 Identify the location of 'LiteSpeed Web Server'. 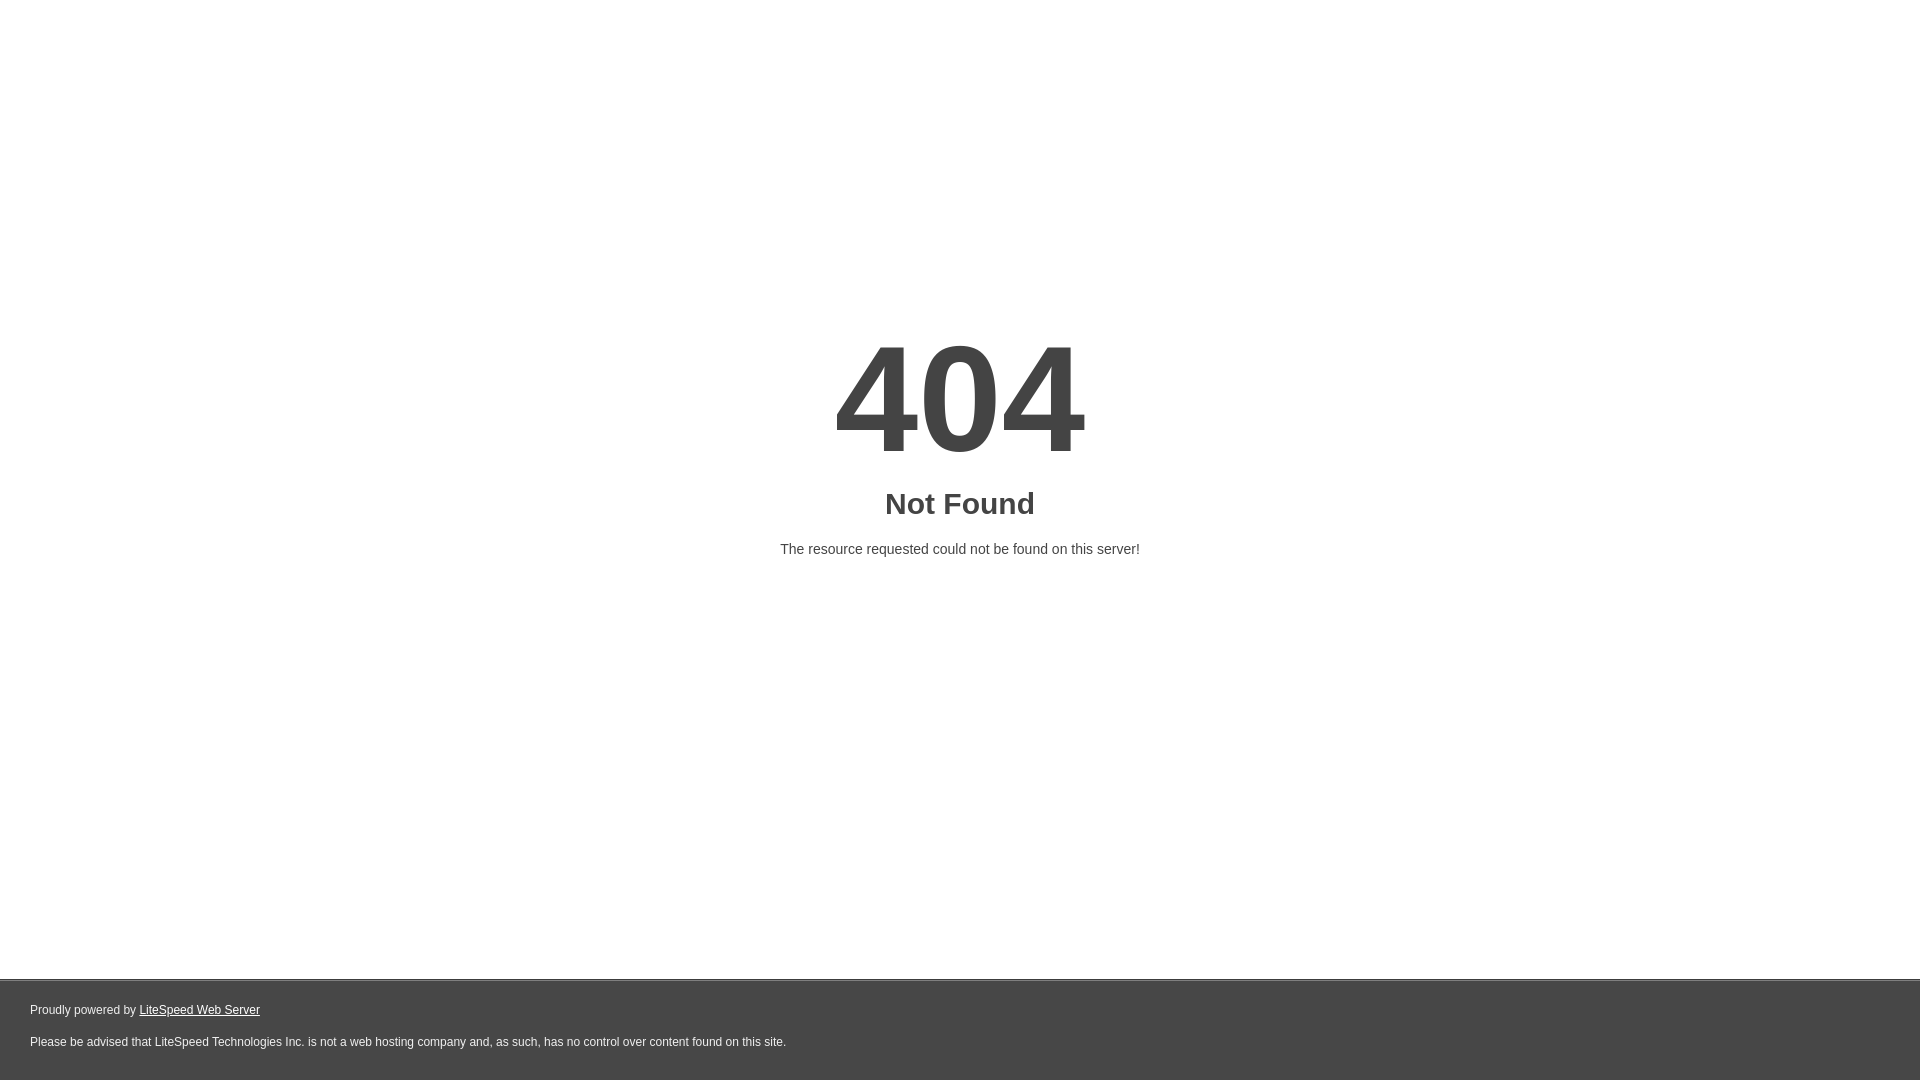
(199, 1010).